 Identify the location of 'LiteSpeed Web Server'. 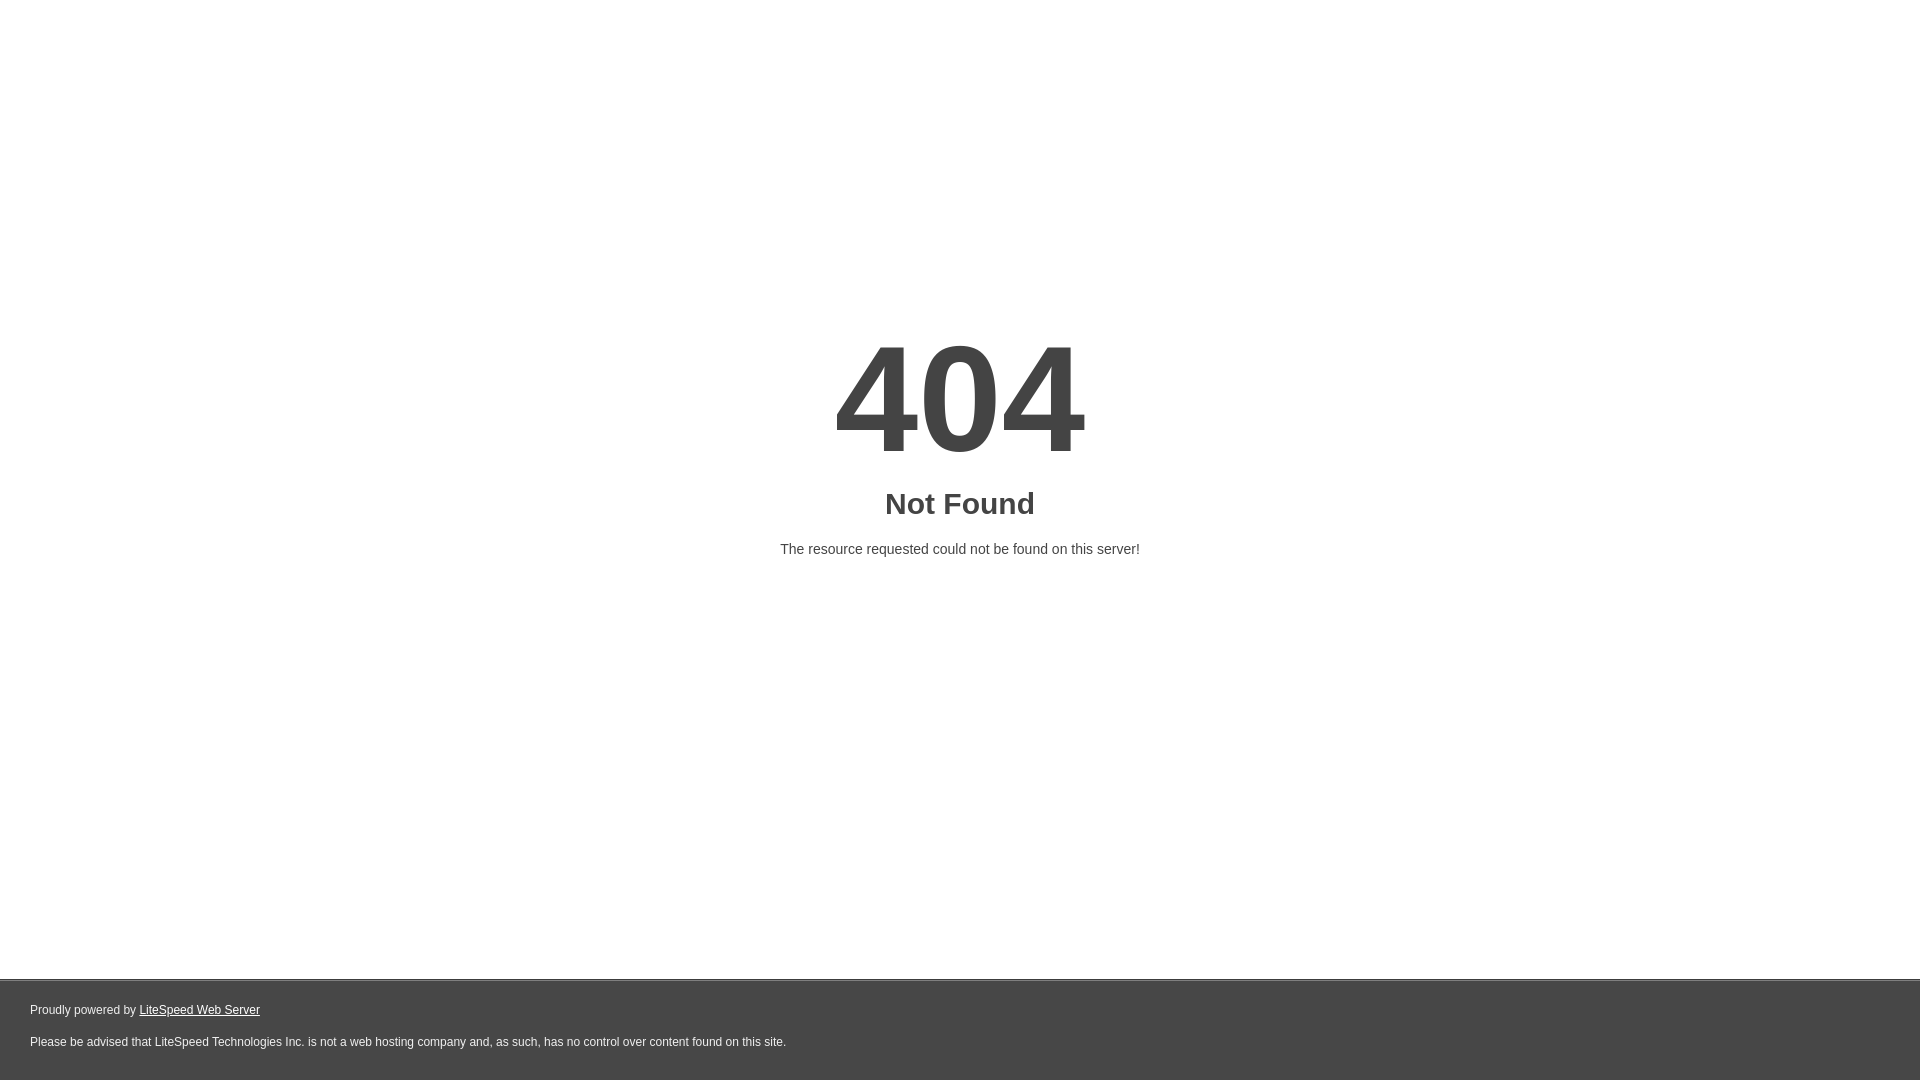
(199, 1010).